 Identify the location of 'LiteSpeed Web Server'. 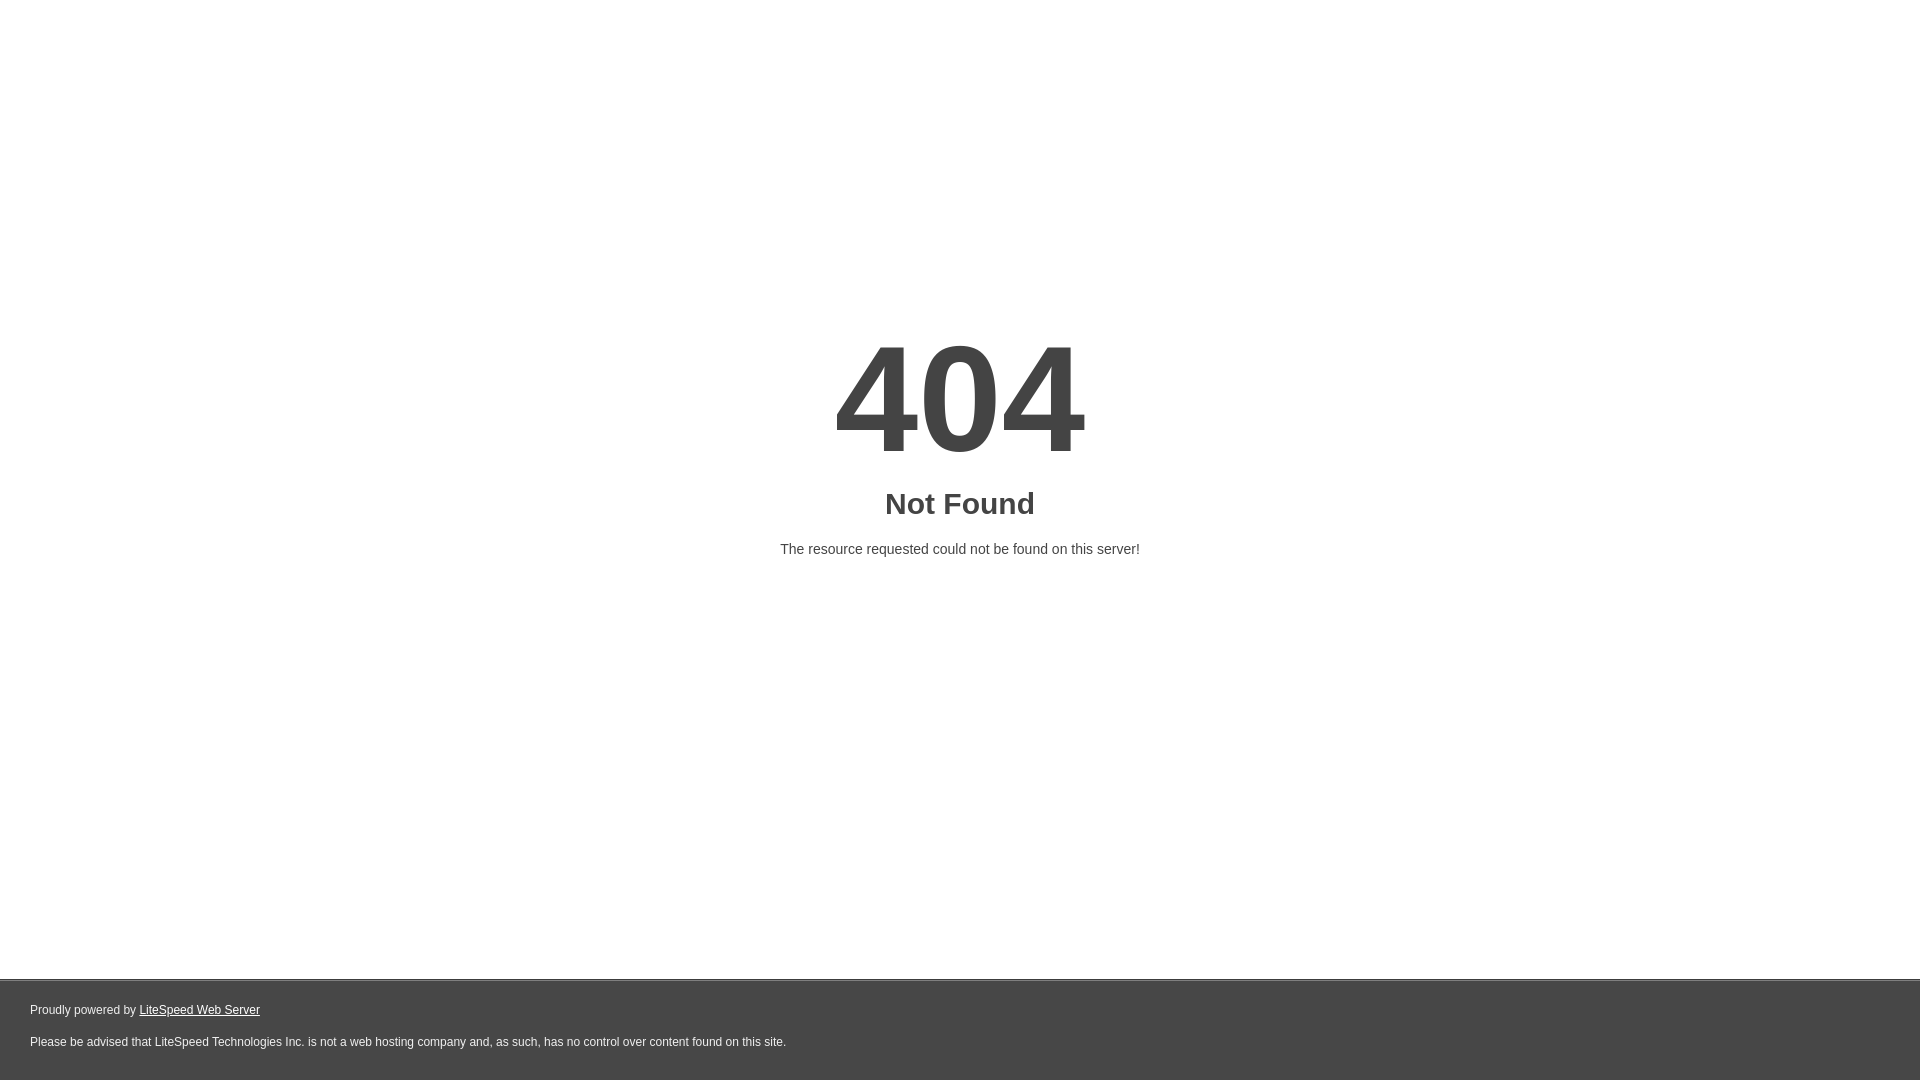
(199, 1010).